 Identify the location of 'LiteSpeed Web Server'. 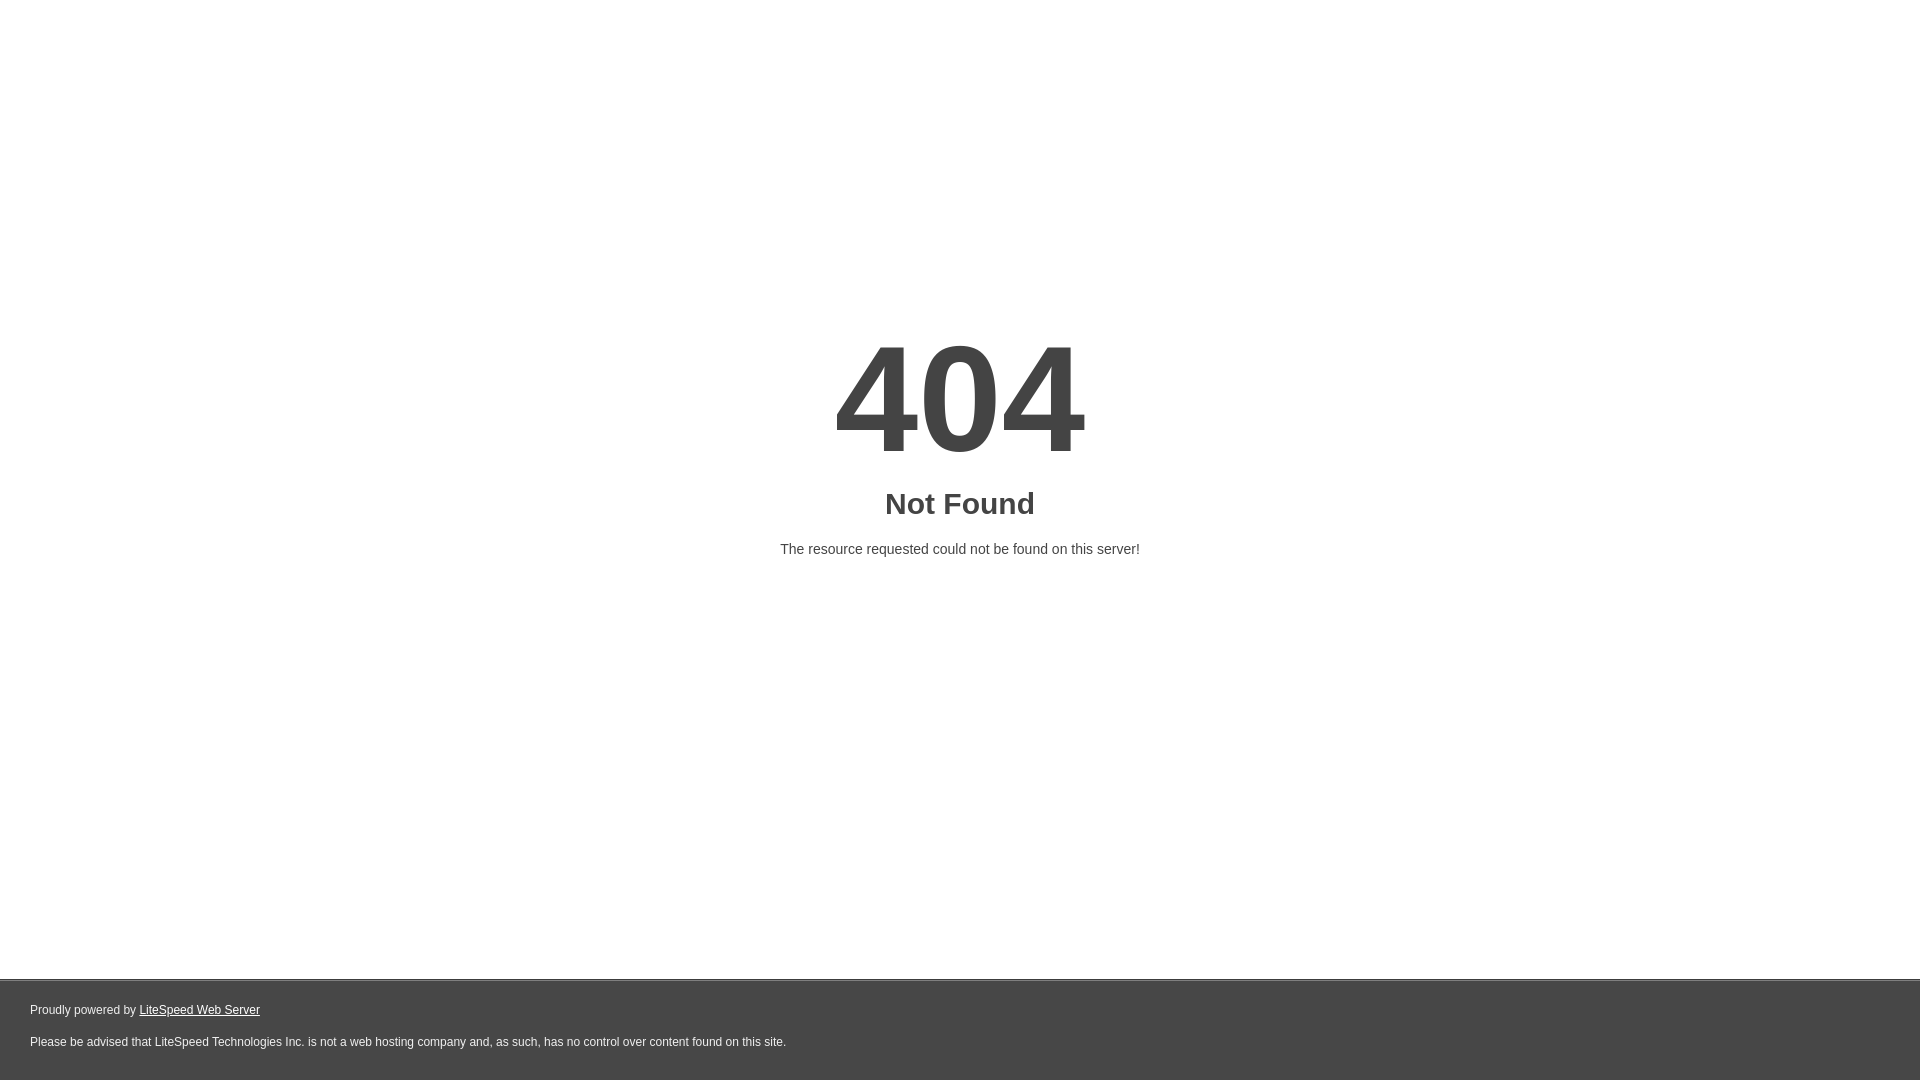
(199, 1010).